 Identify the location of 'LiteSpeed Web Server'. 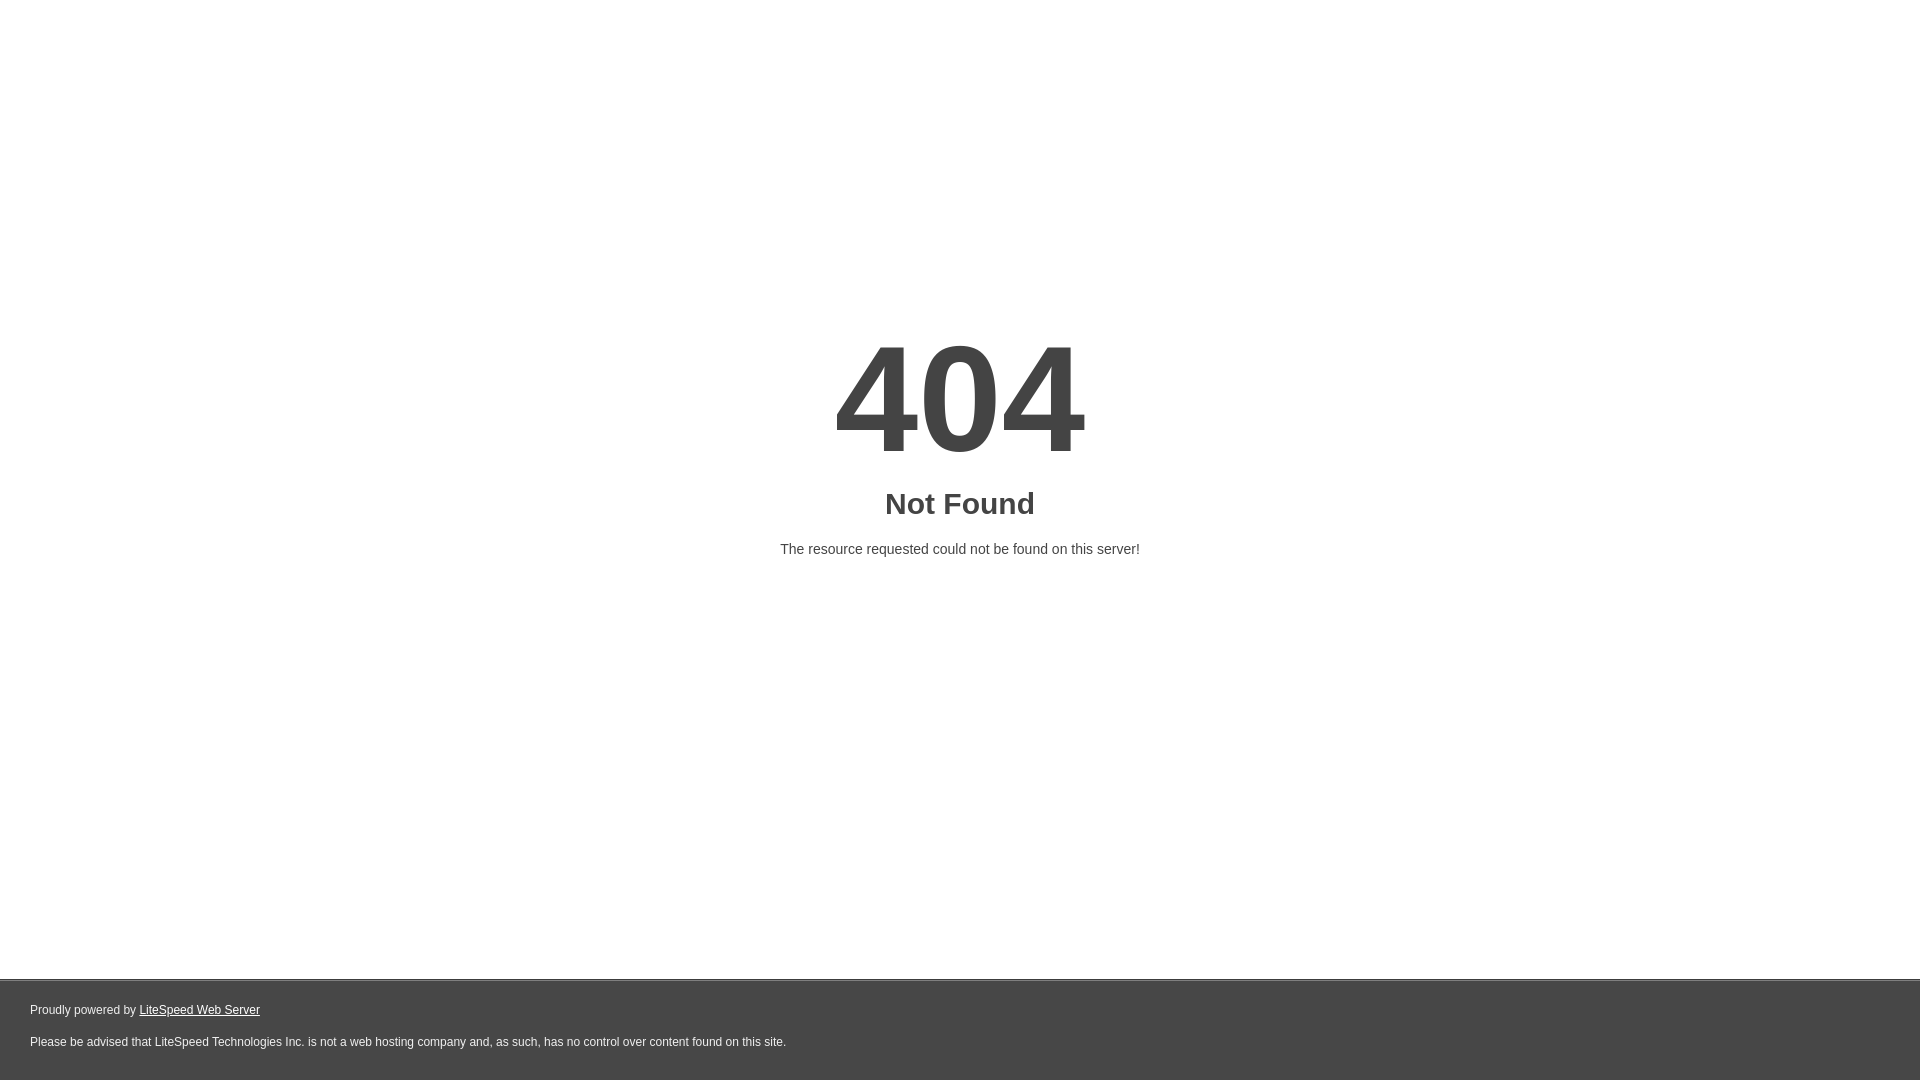
(199, 1010).